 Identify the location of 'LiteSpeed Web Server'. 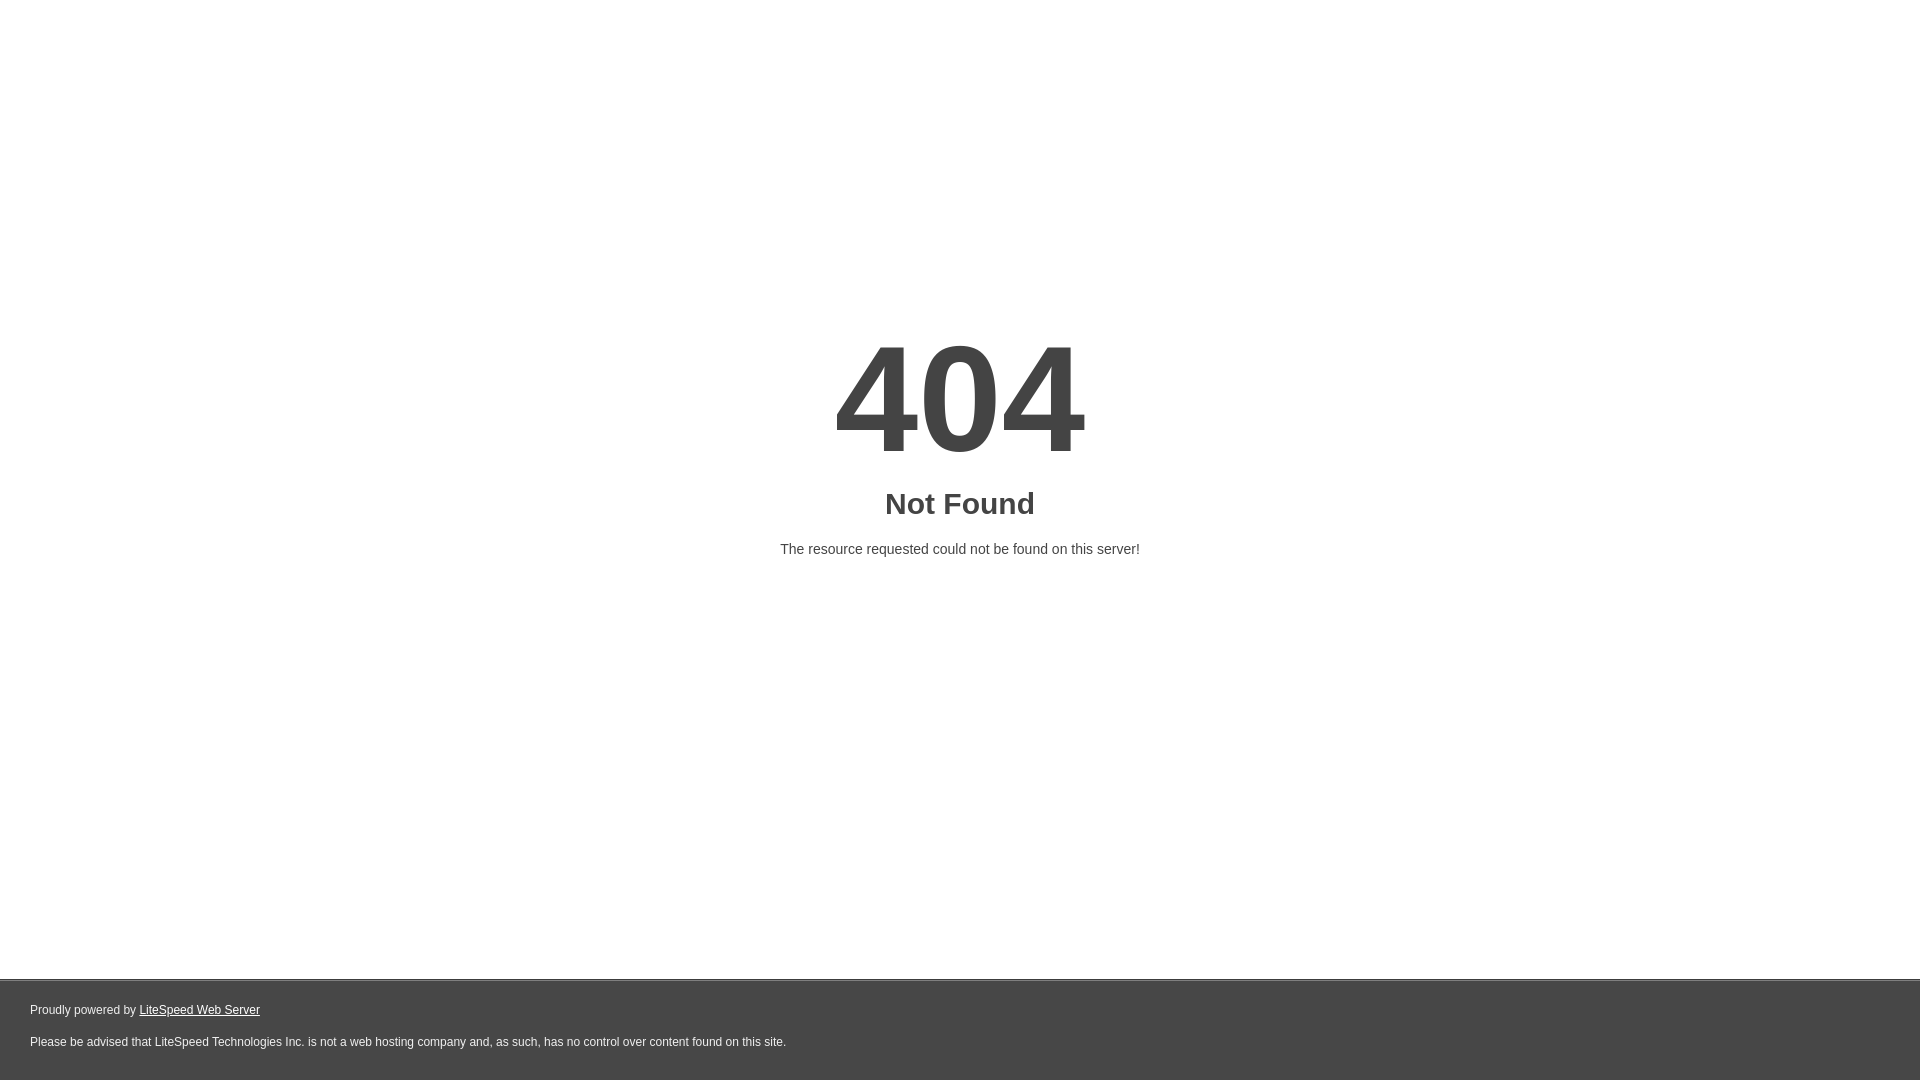
(199, 1010).